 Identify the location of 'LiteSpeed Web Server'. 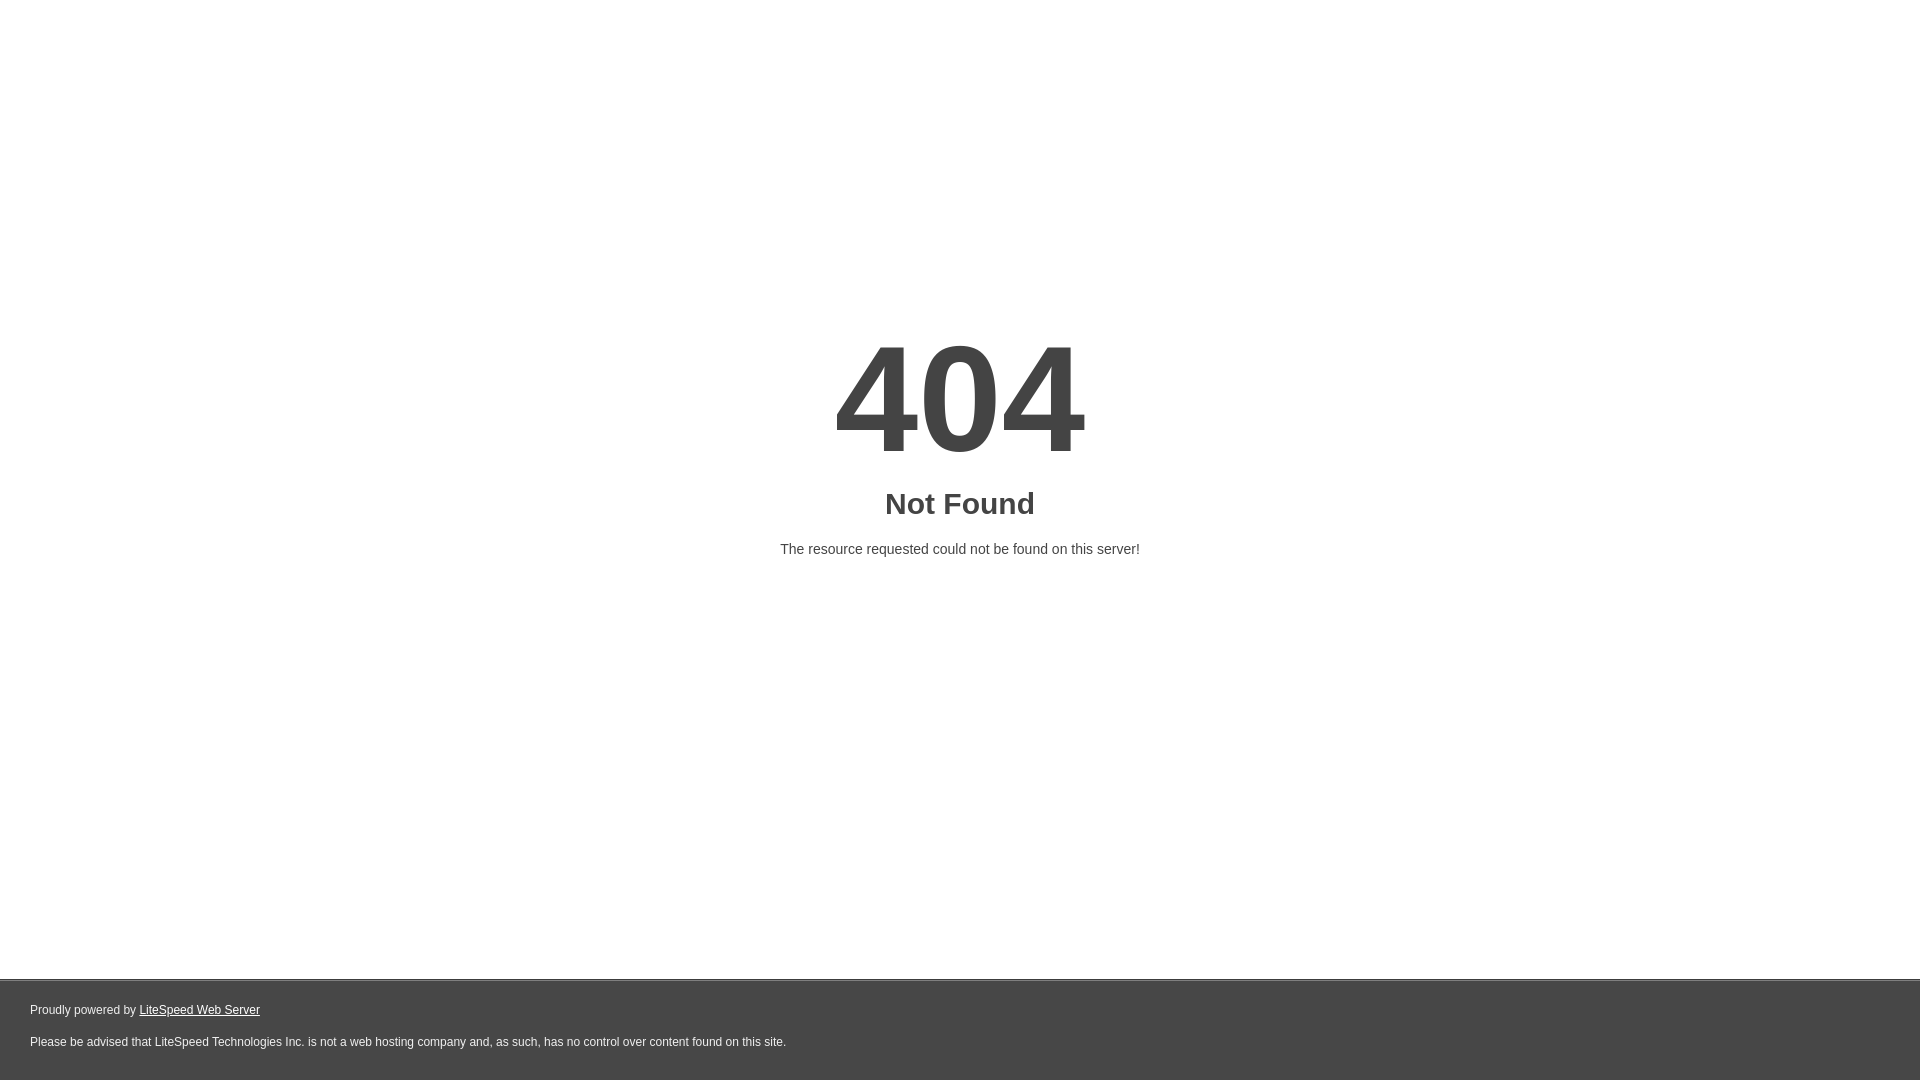
(199, 1010).